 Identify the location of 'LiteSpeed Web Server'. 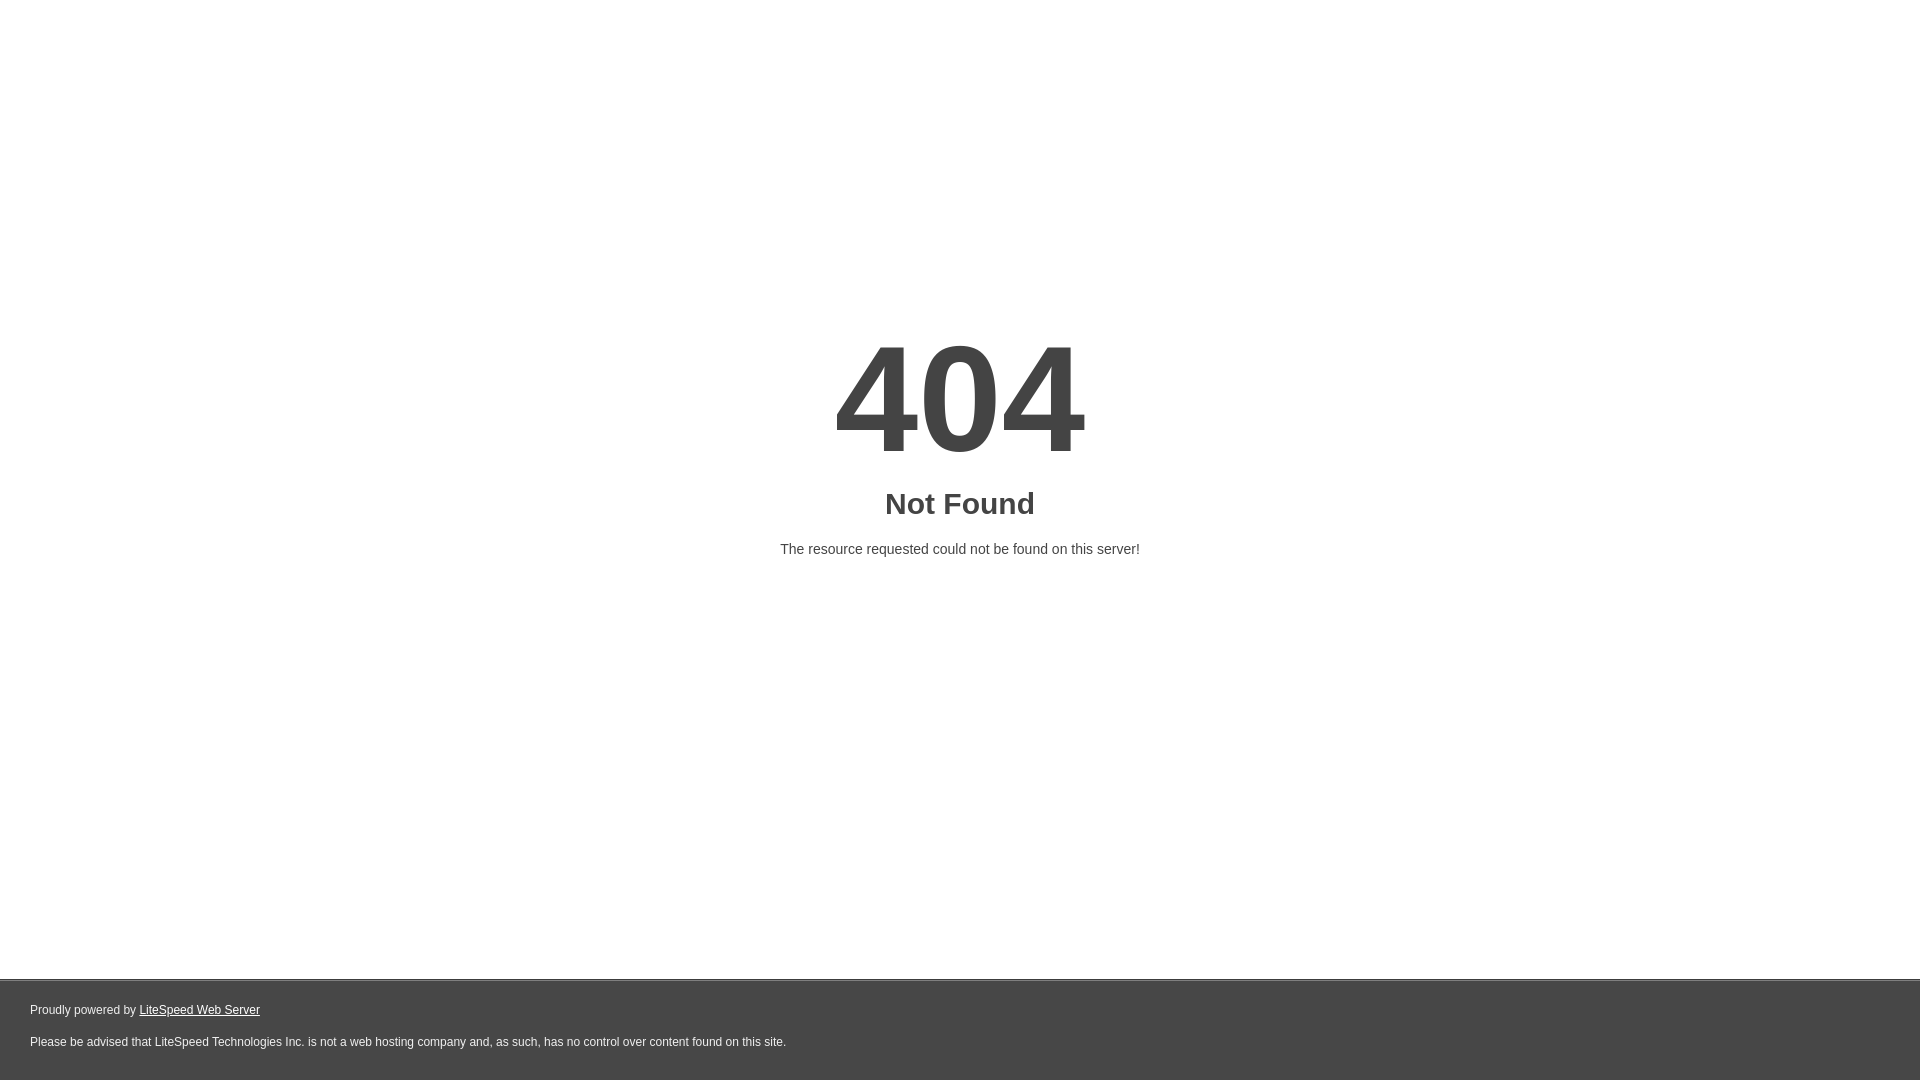
(199, 1010).